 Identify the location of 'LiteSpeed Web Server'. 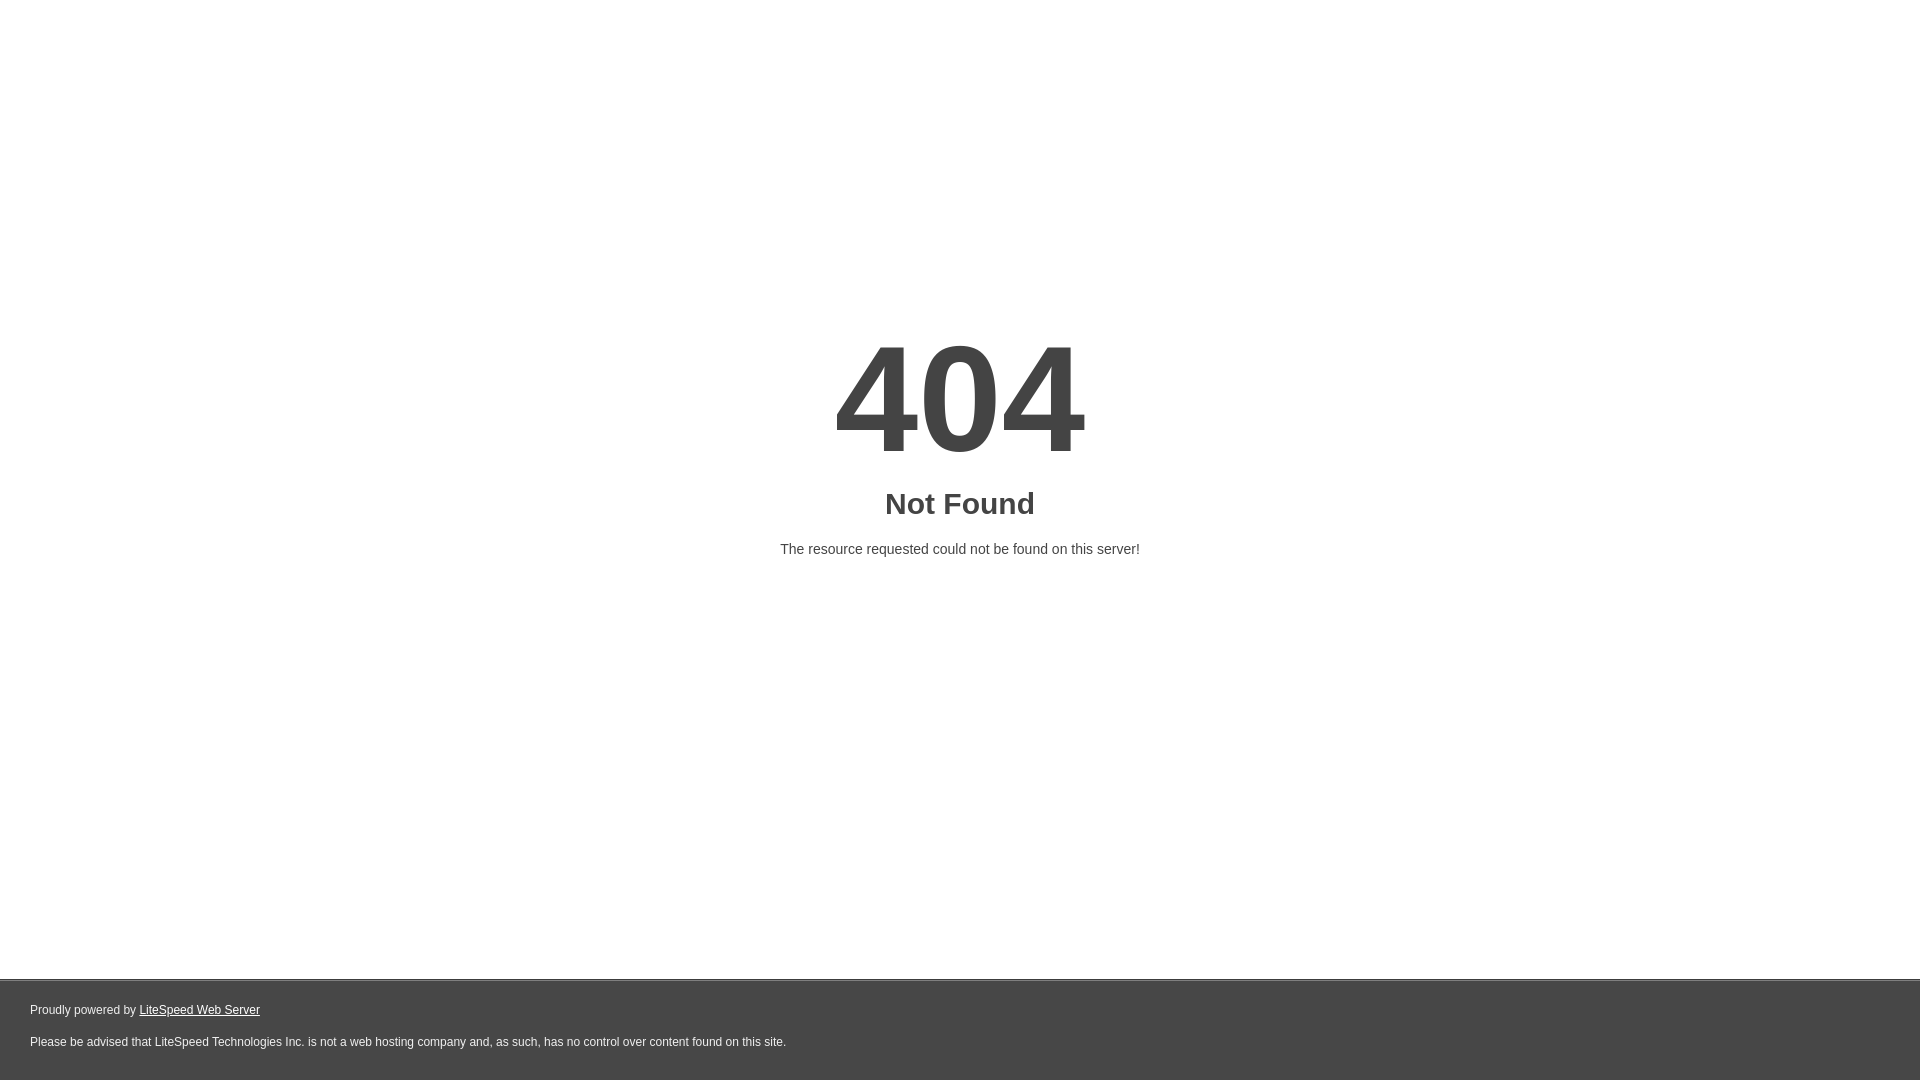
(199, 1010).